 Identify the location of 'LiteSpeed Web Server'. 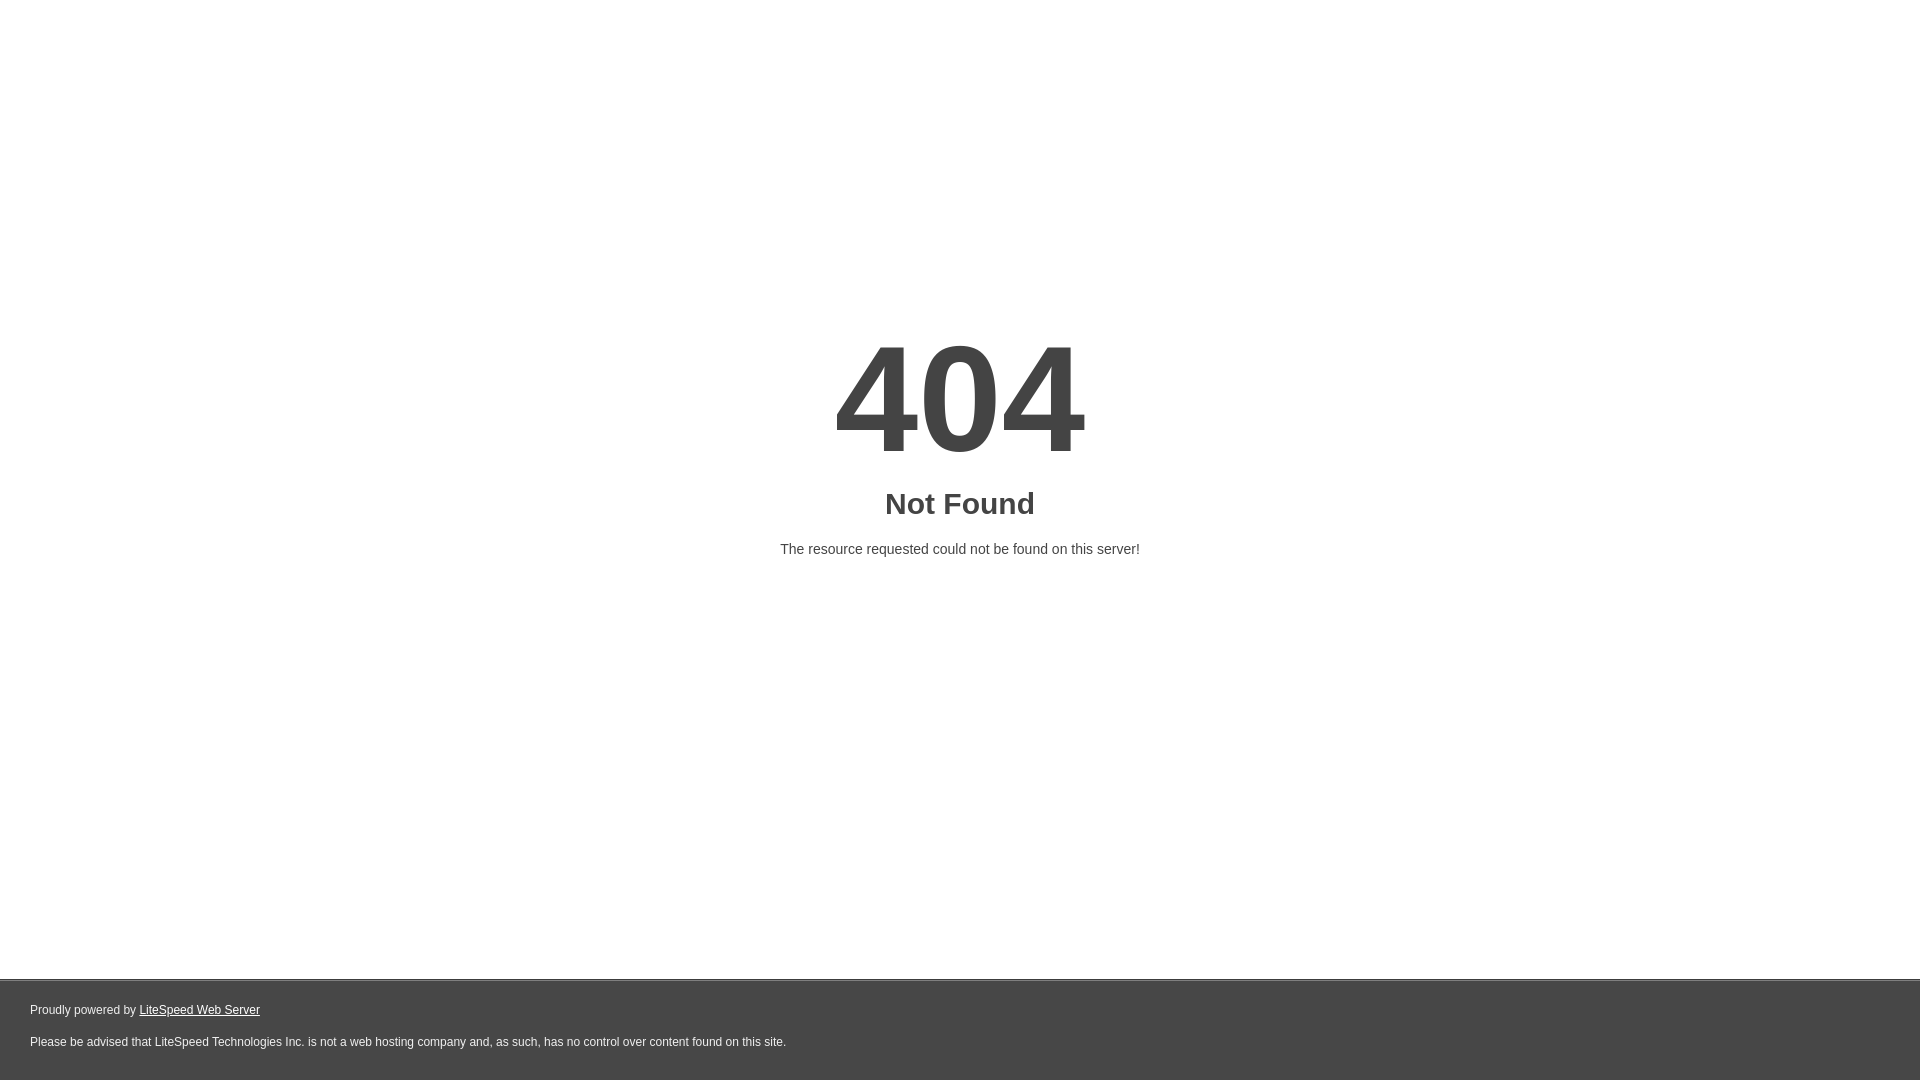
(199, 1010).